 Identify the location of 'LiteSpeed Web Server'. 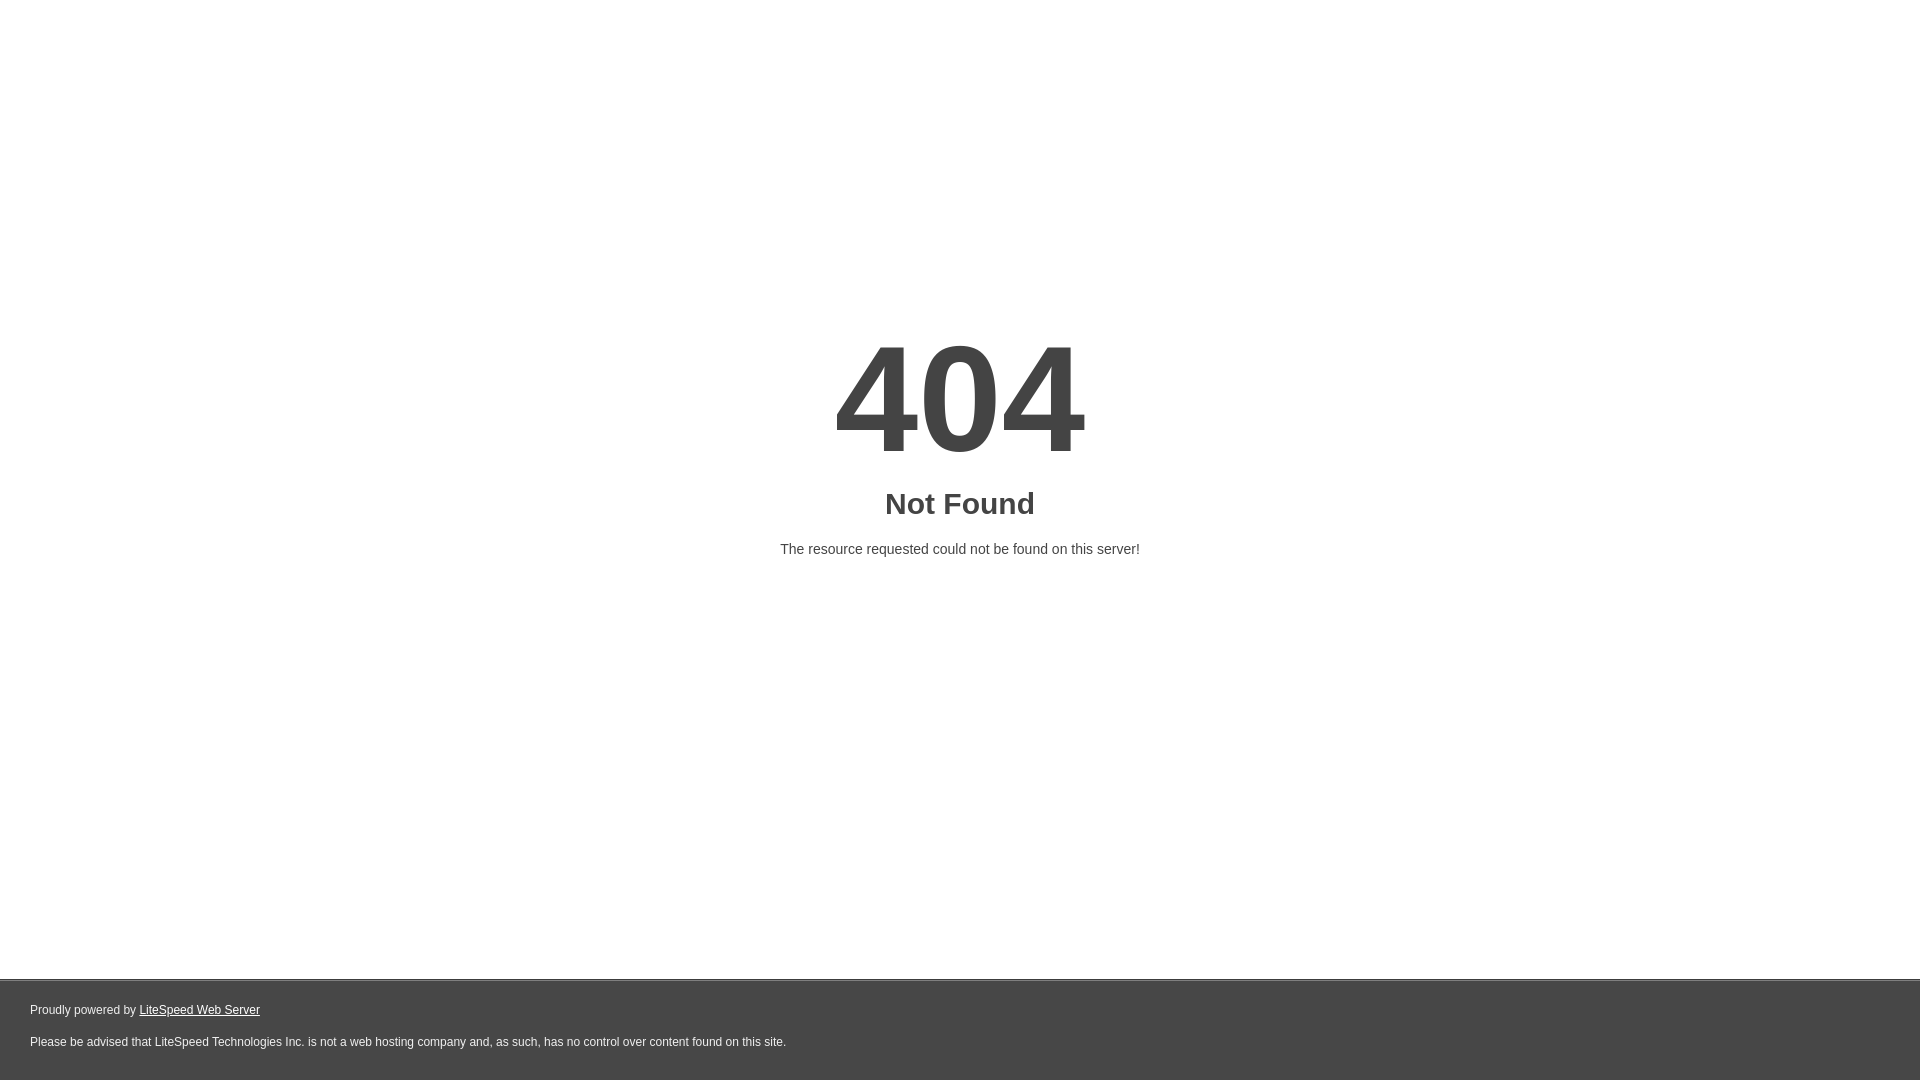
(199, 1010).